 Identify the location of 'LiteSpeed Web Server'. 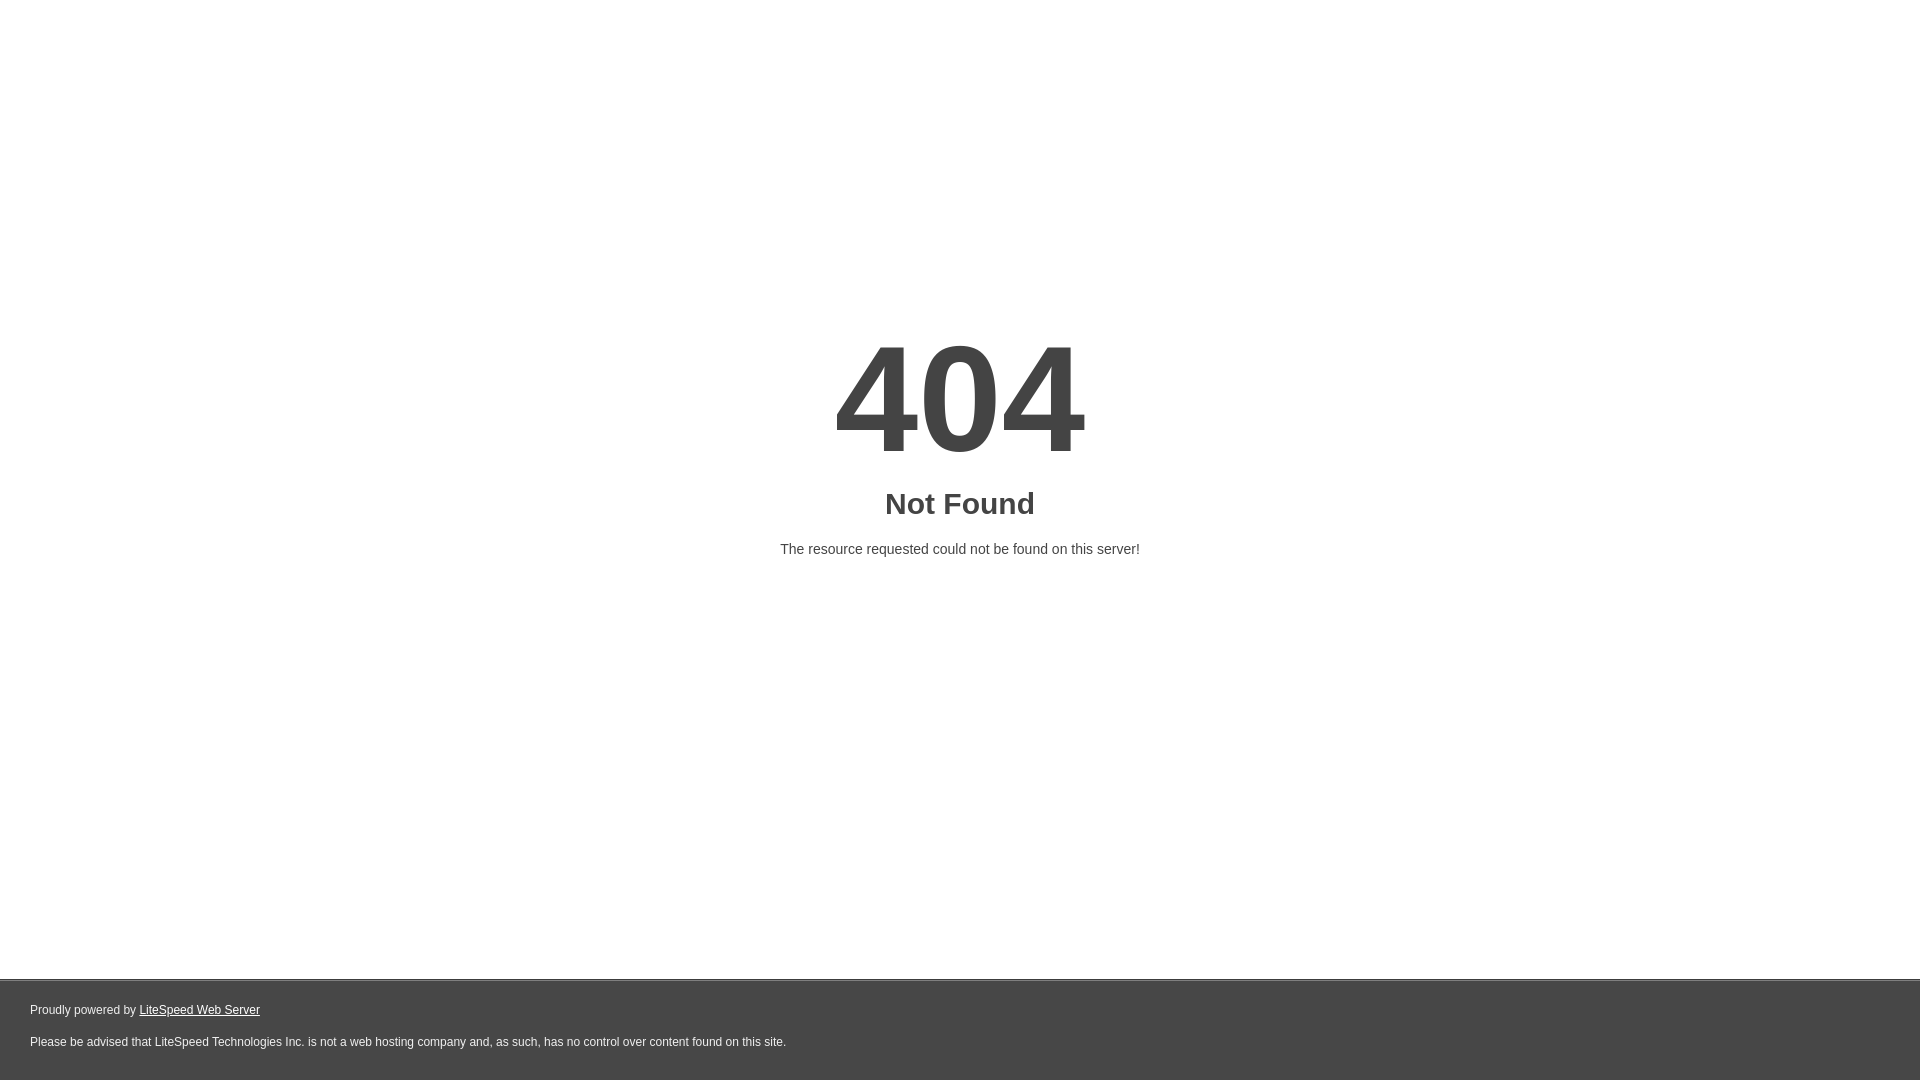
(199, 1010).